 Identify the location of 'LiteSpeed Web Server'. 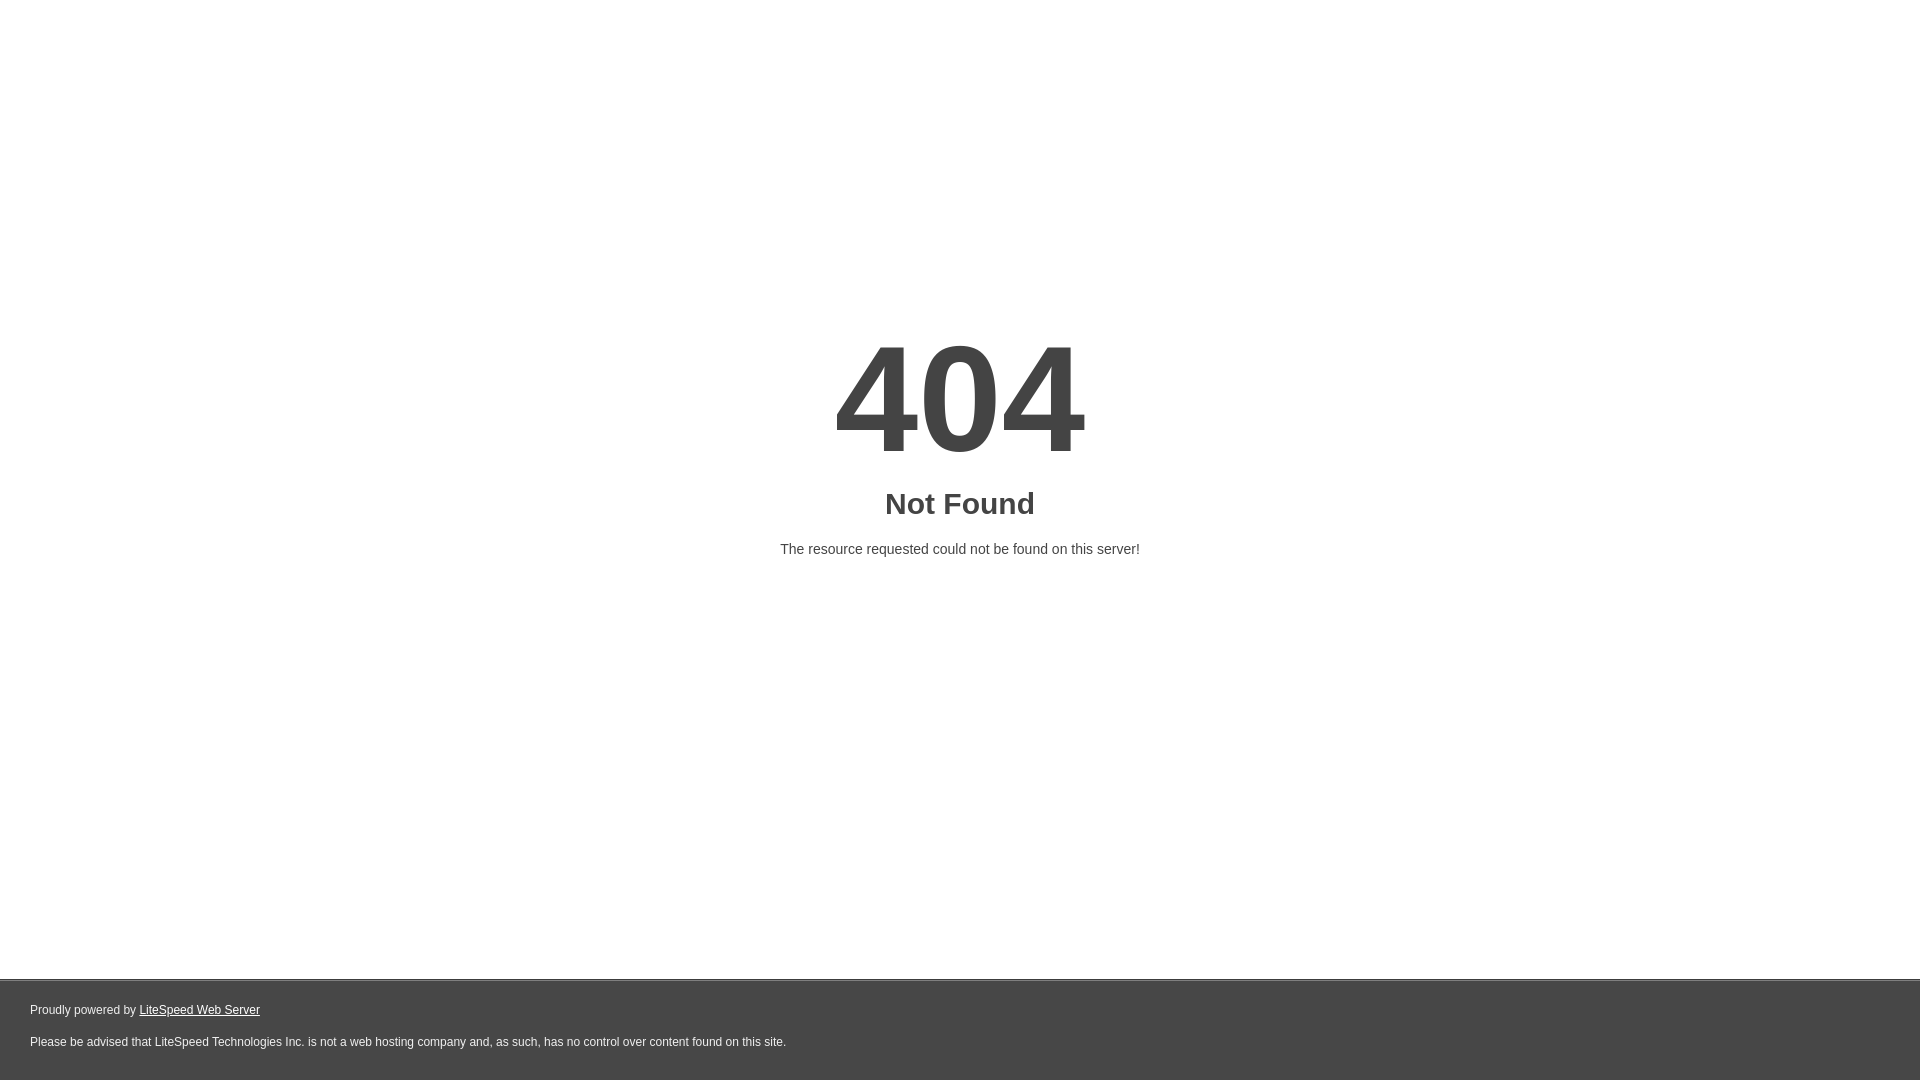
(199, 1010).